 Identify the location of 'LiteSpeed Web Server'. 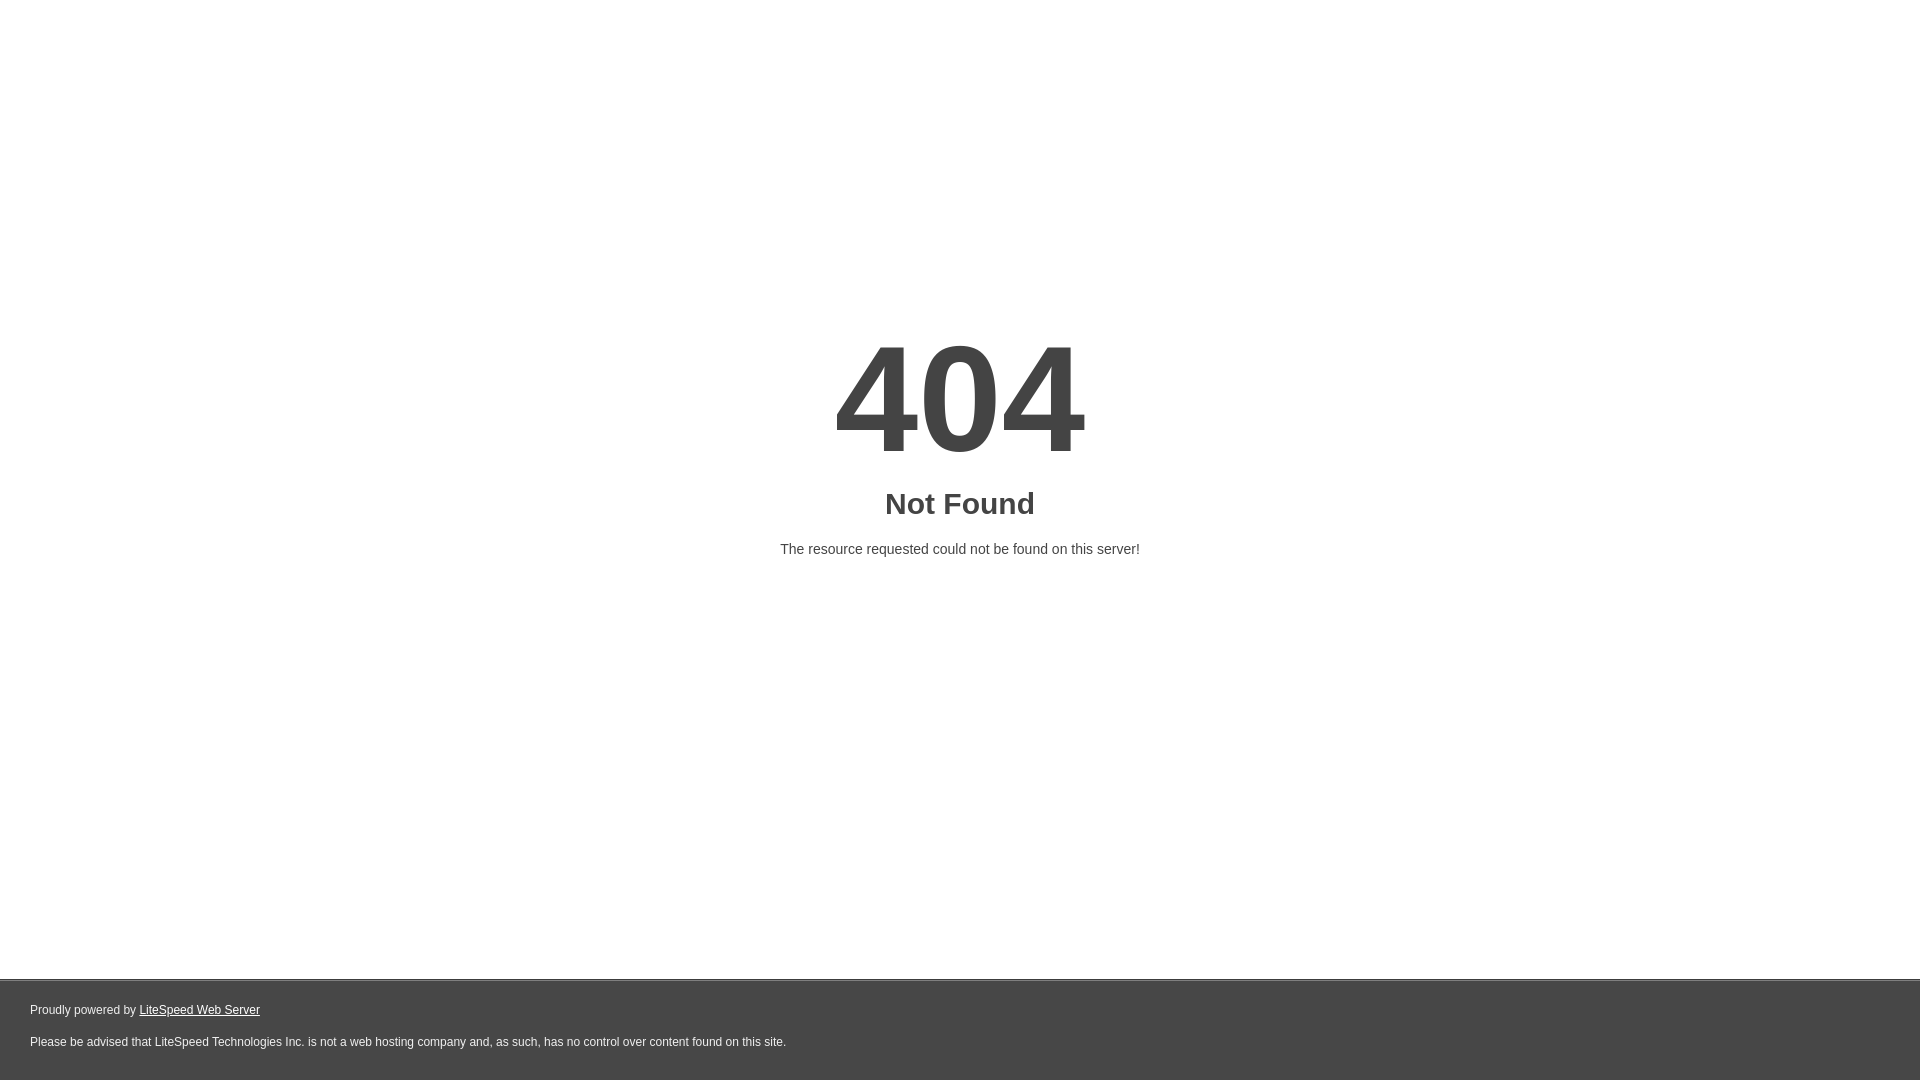
(199, 1010).